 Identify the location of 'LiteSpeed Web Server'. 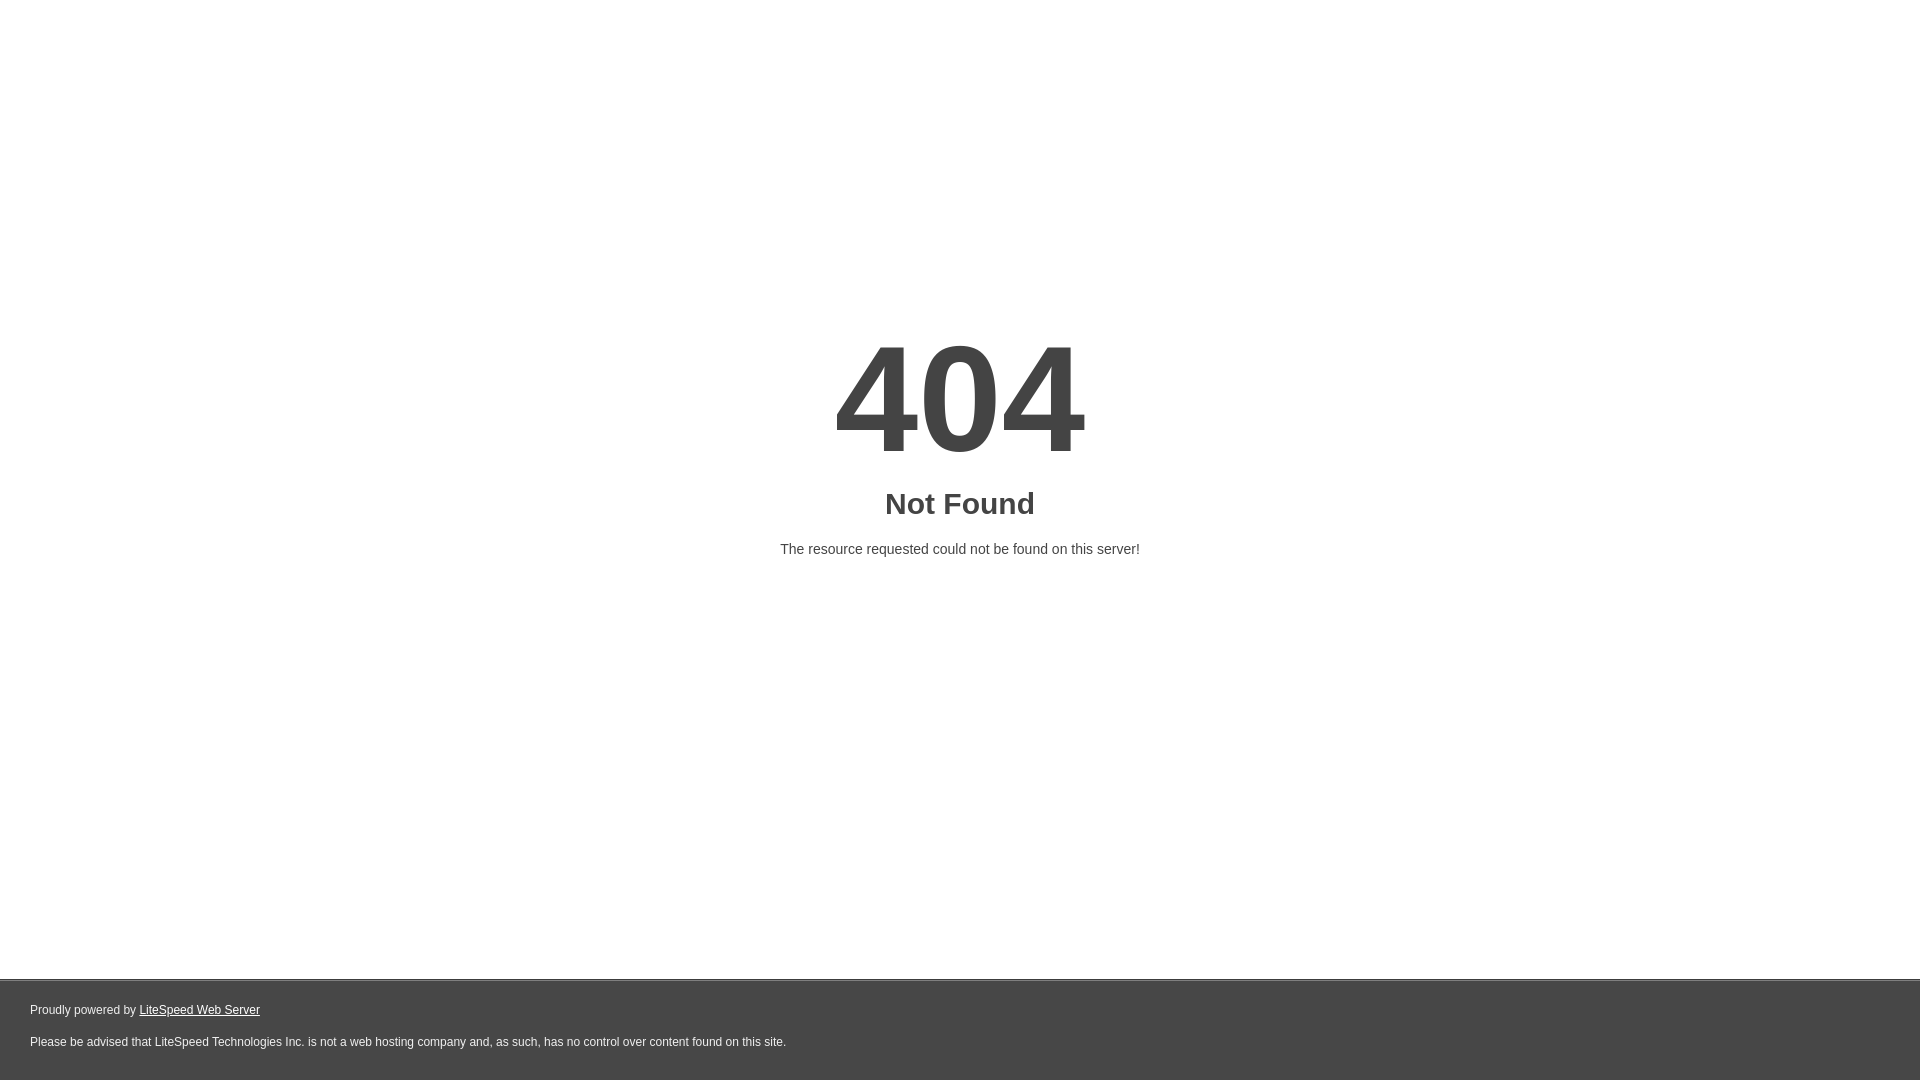
(199, 1010).